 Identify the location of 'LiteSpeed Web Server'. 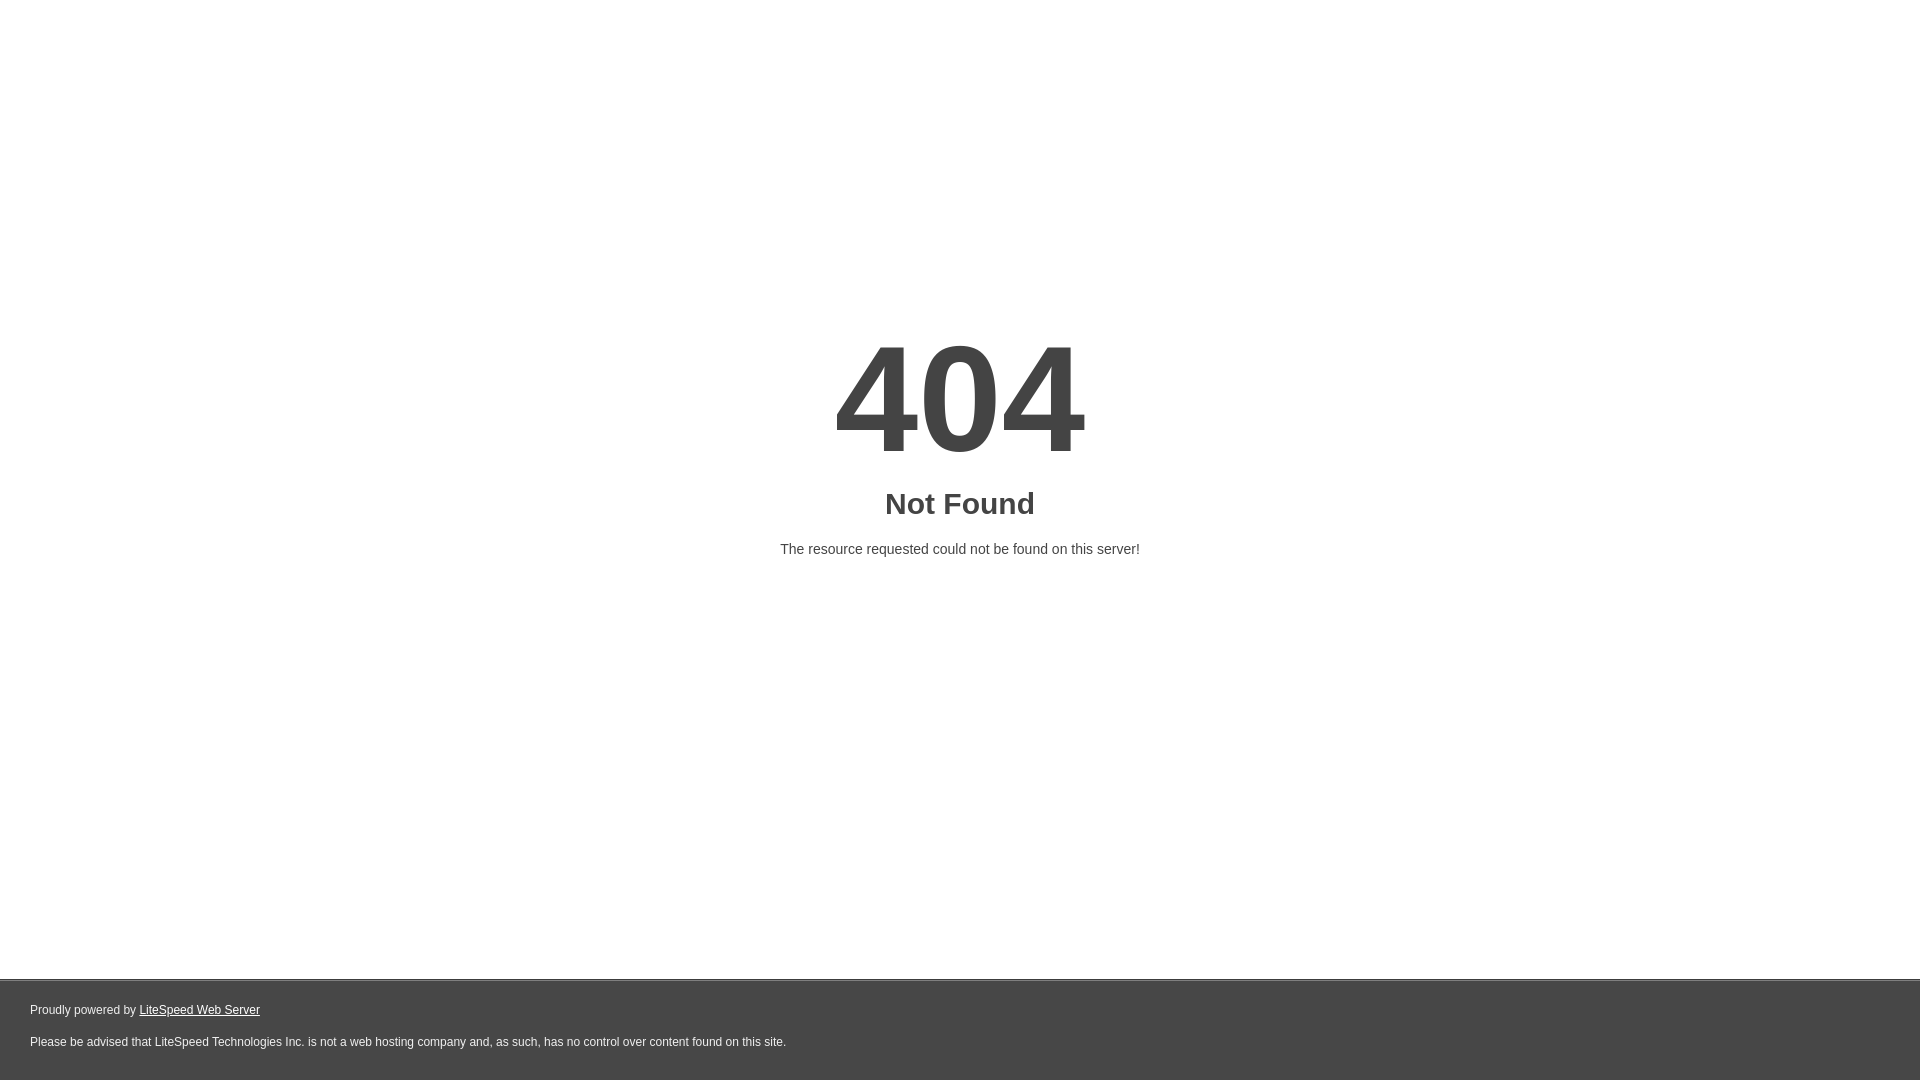
(199, 1010).